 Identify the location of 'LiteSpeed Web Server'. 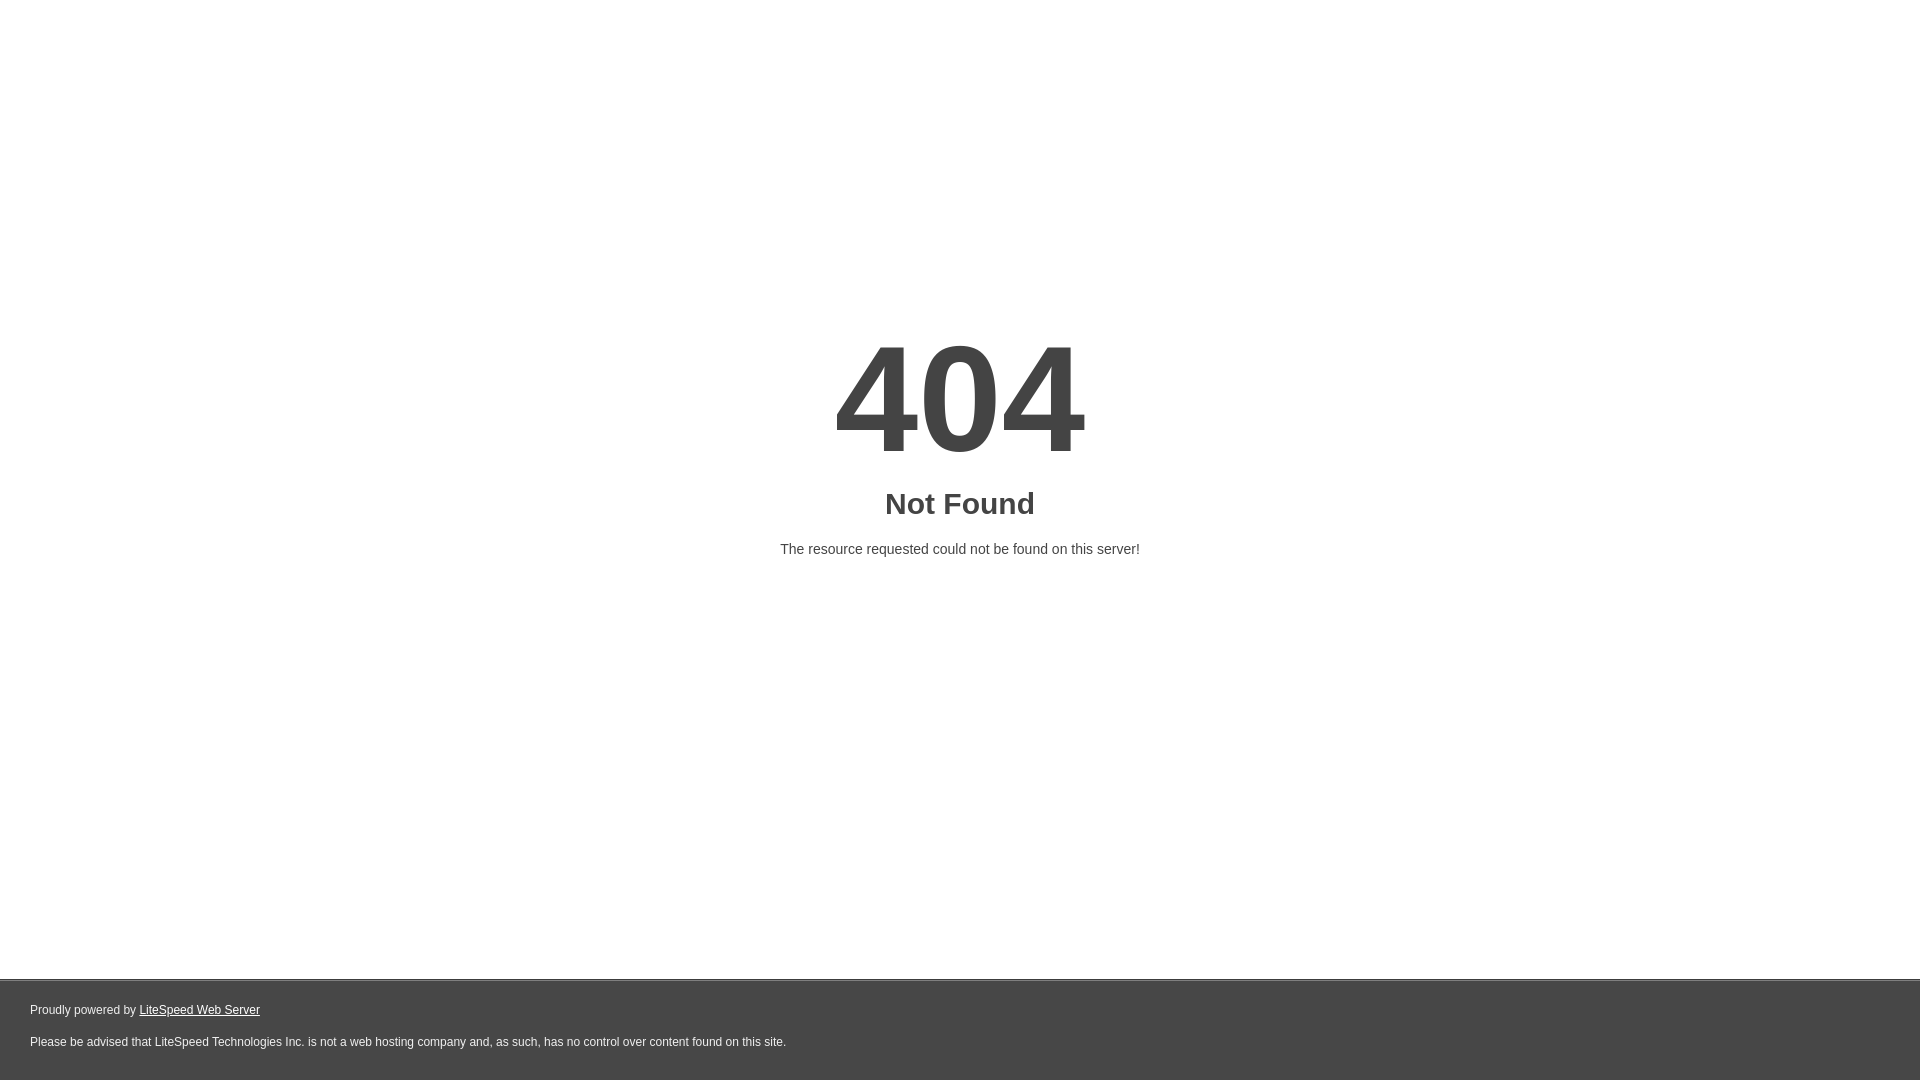
(199, 1010).